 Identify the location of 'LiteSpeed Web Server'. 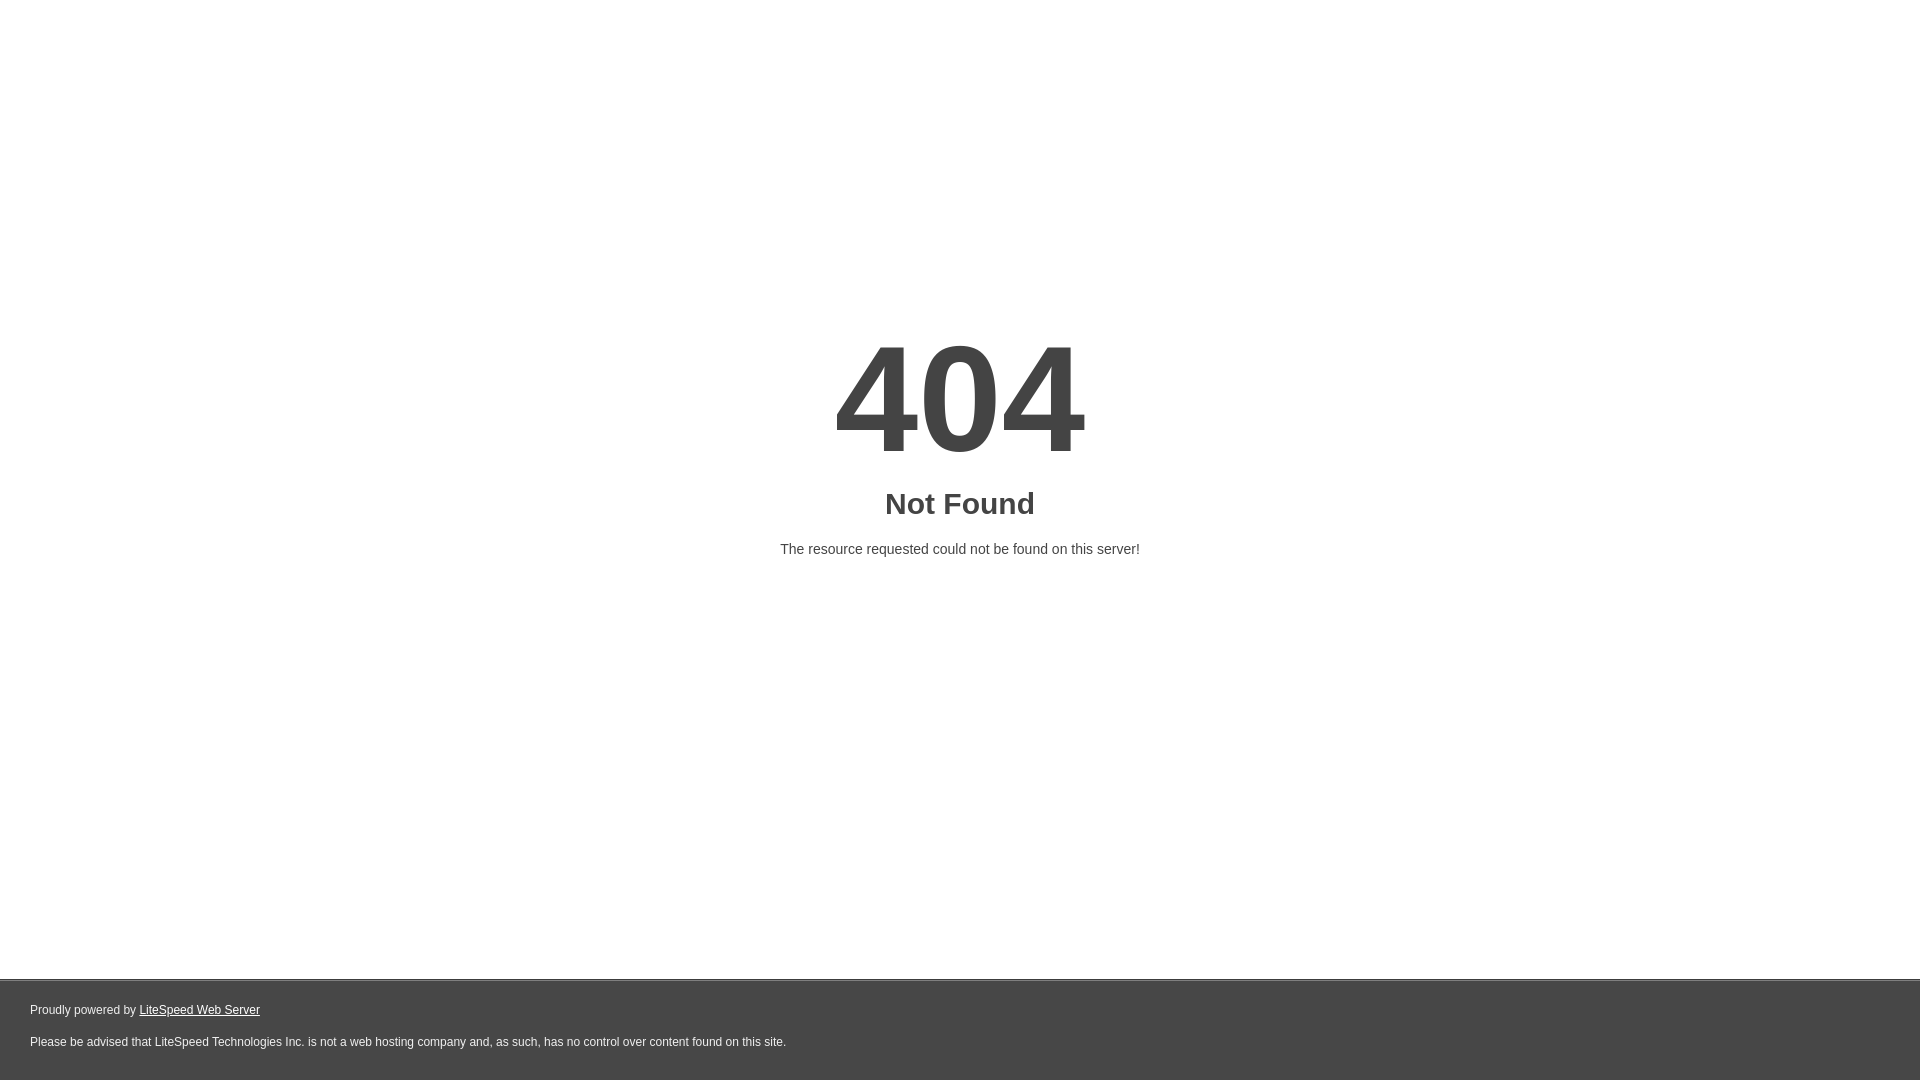
(199, 1010).